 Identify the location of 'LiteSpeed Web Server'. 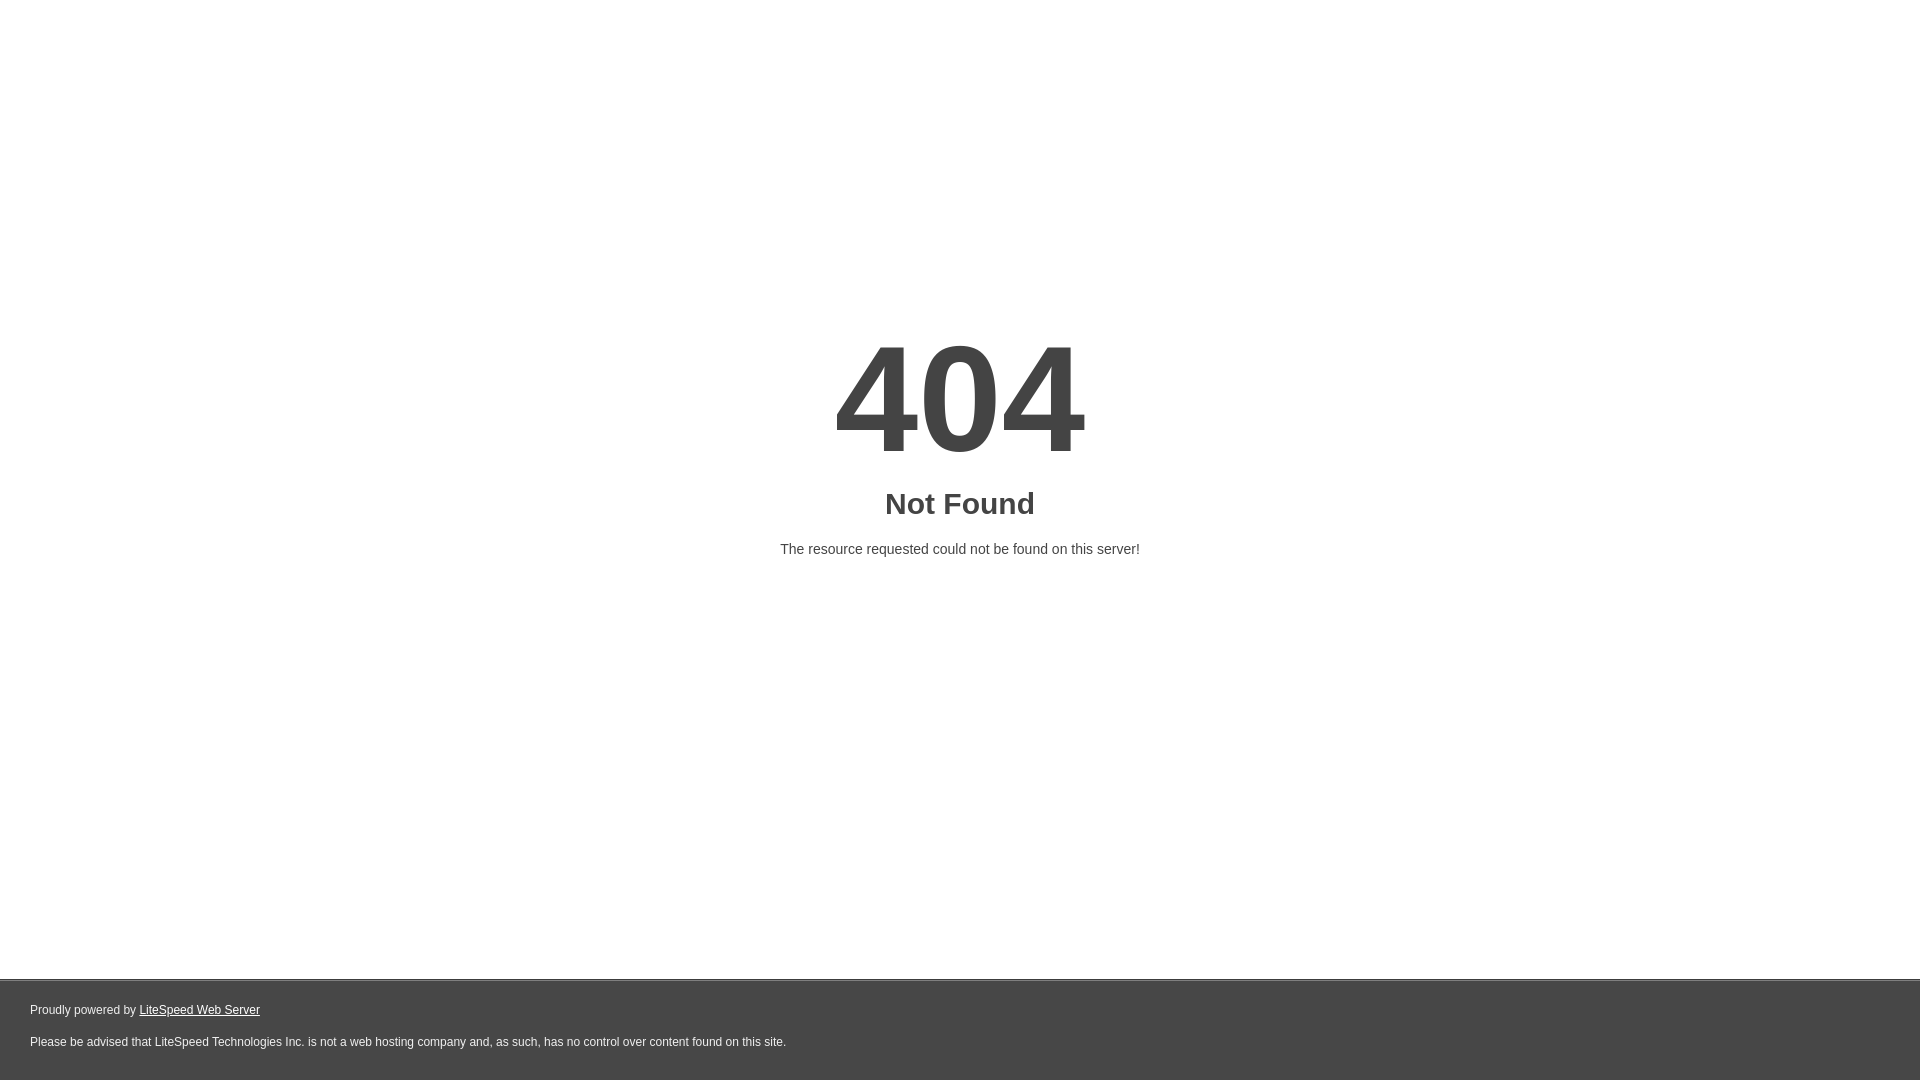
(199, 1010).